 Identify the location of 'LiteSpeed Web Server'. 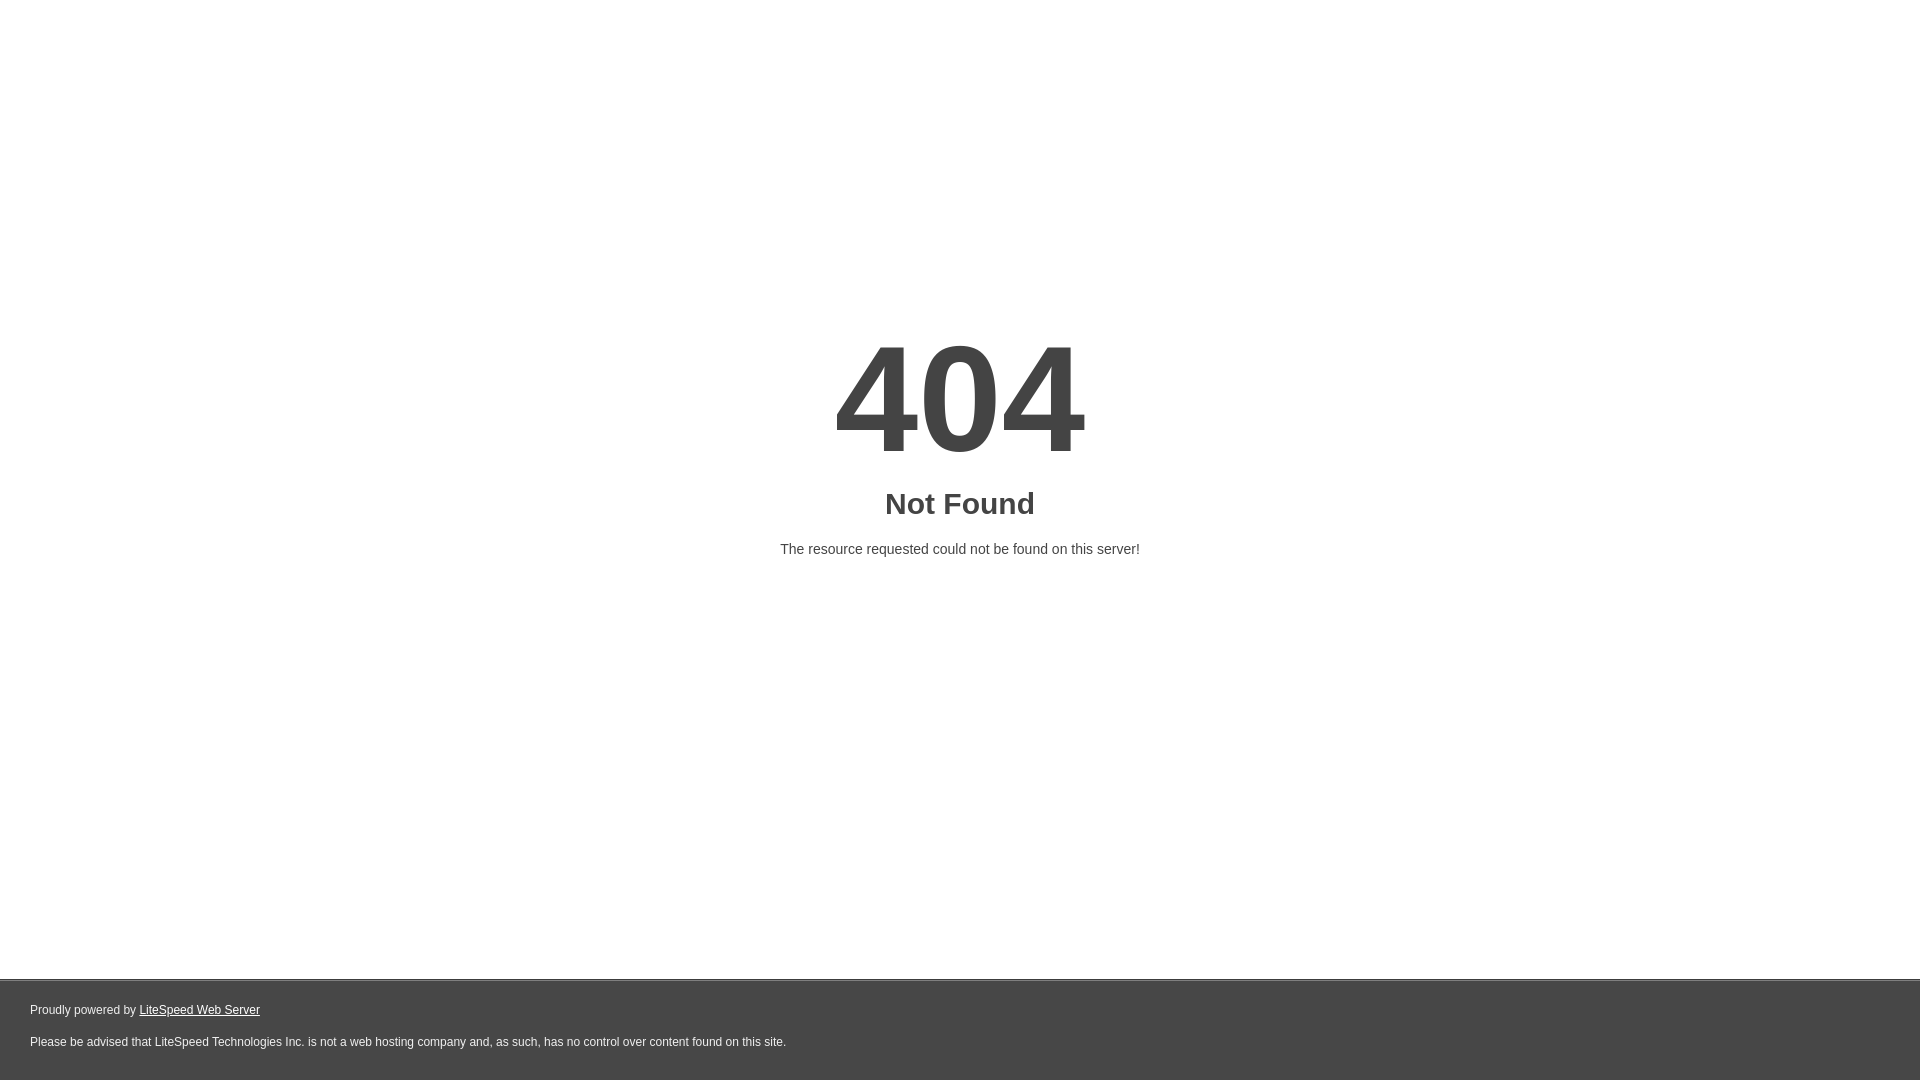
(199, 1010).